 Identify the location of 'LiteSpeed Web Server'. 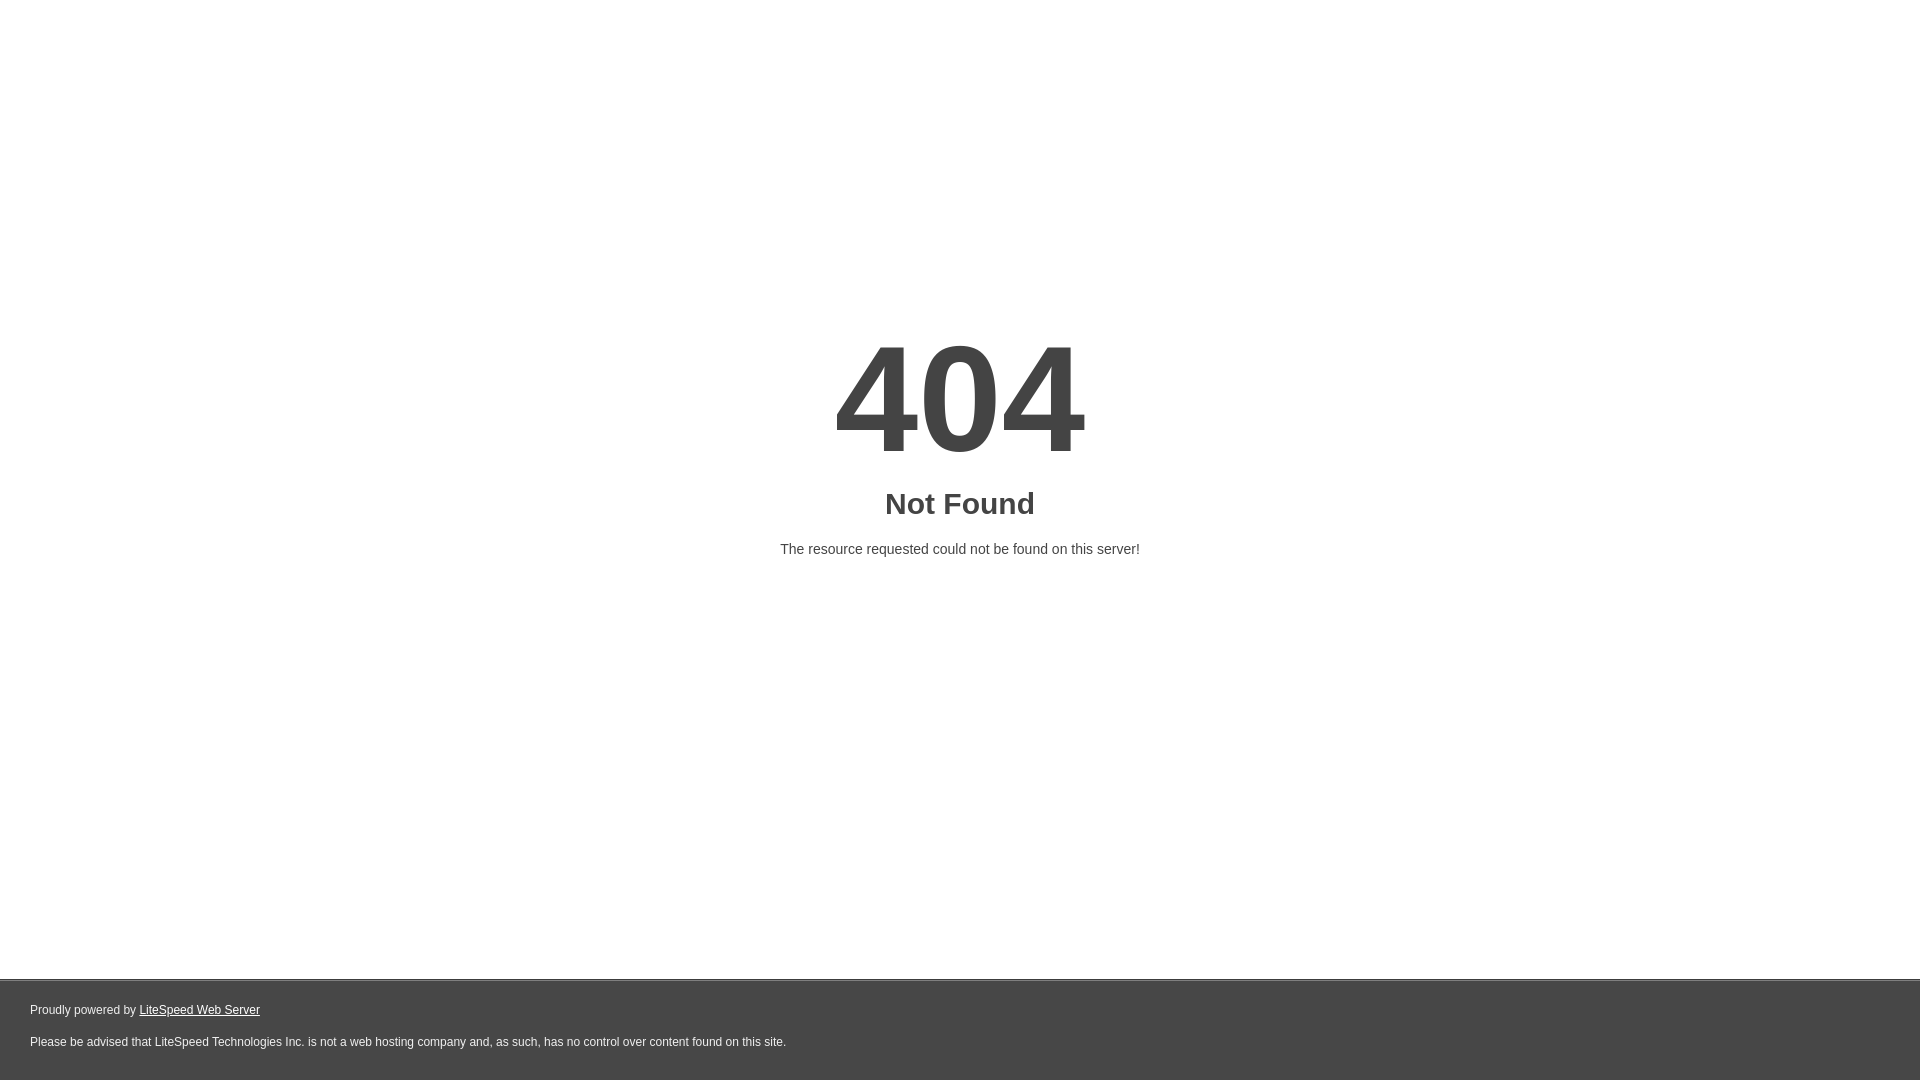
(199, 1010).